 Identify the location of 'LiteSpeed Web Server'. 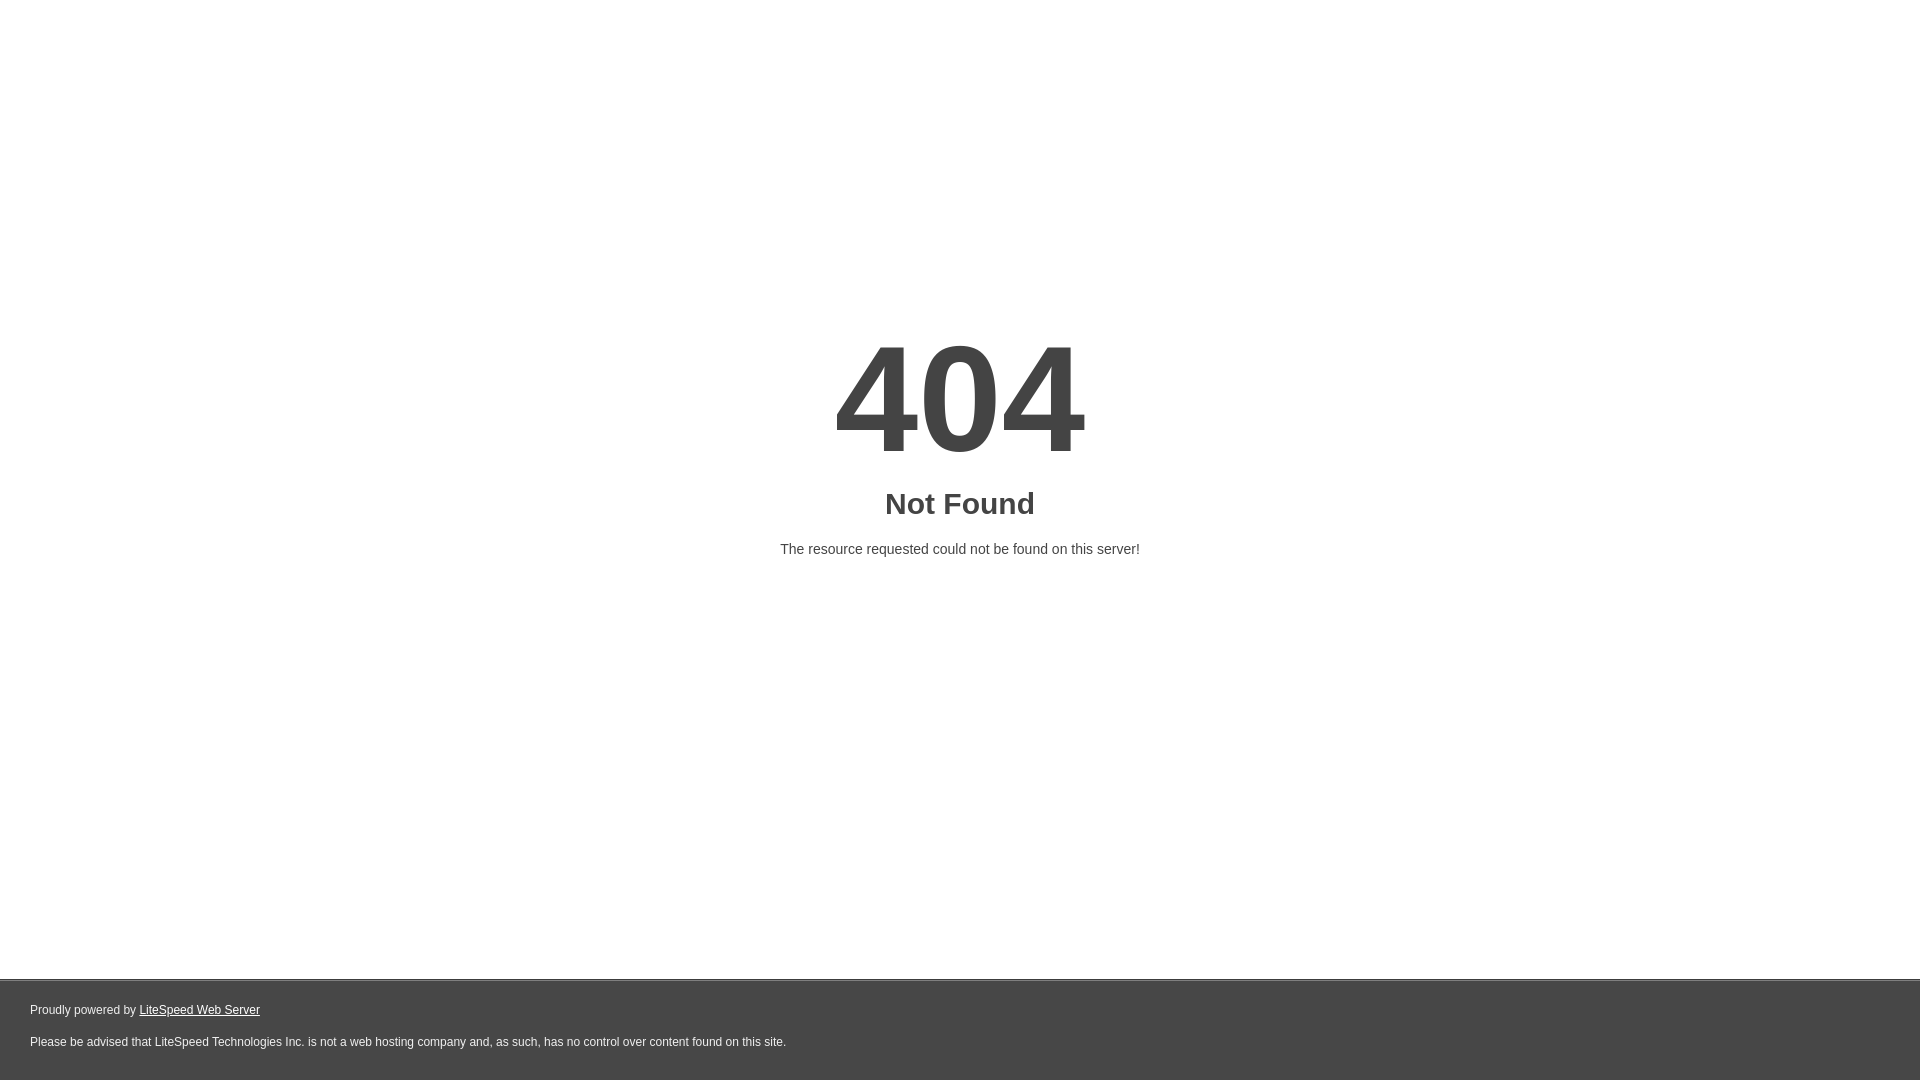
(199, 1010).